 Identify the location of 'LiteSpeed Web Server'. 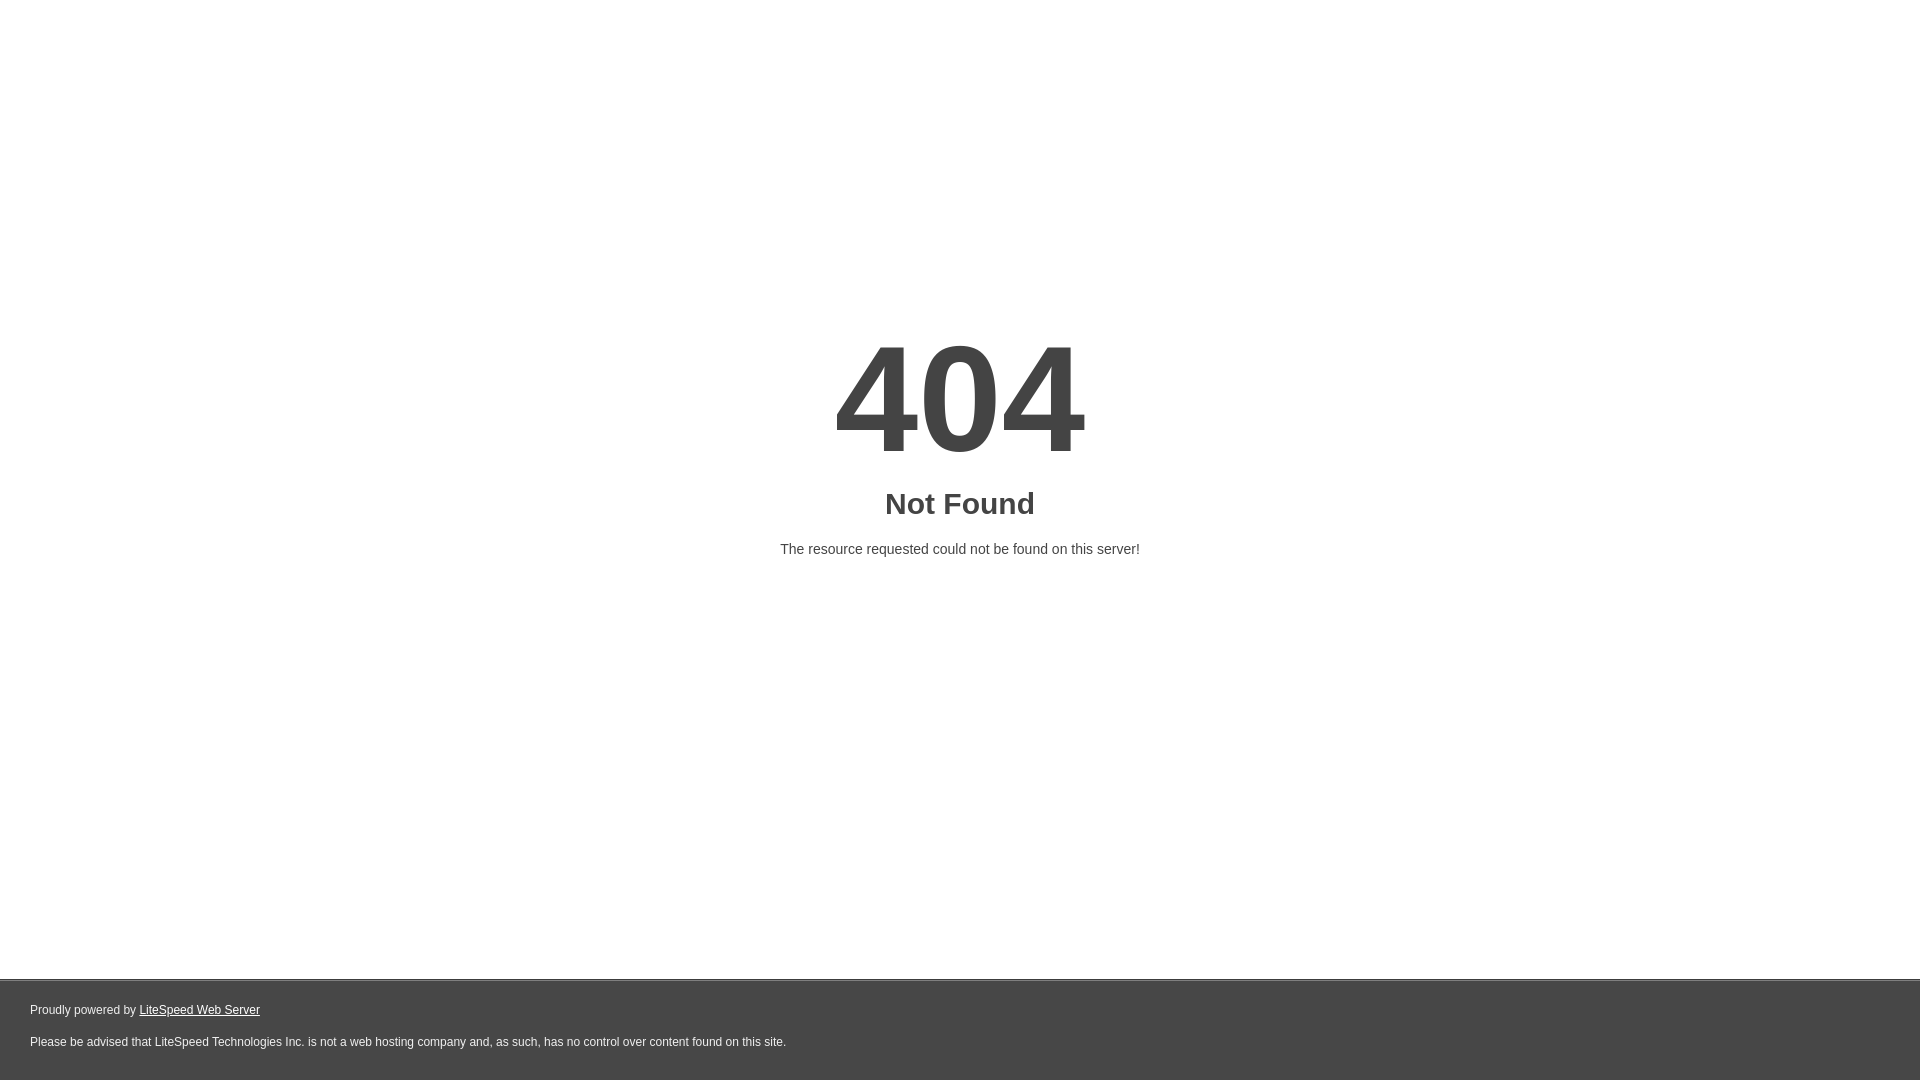
(199, 1010).